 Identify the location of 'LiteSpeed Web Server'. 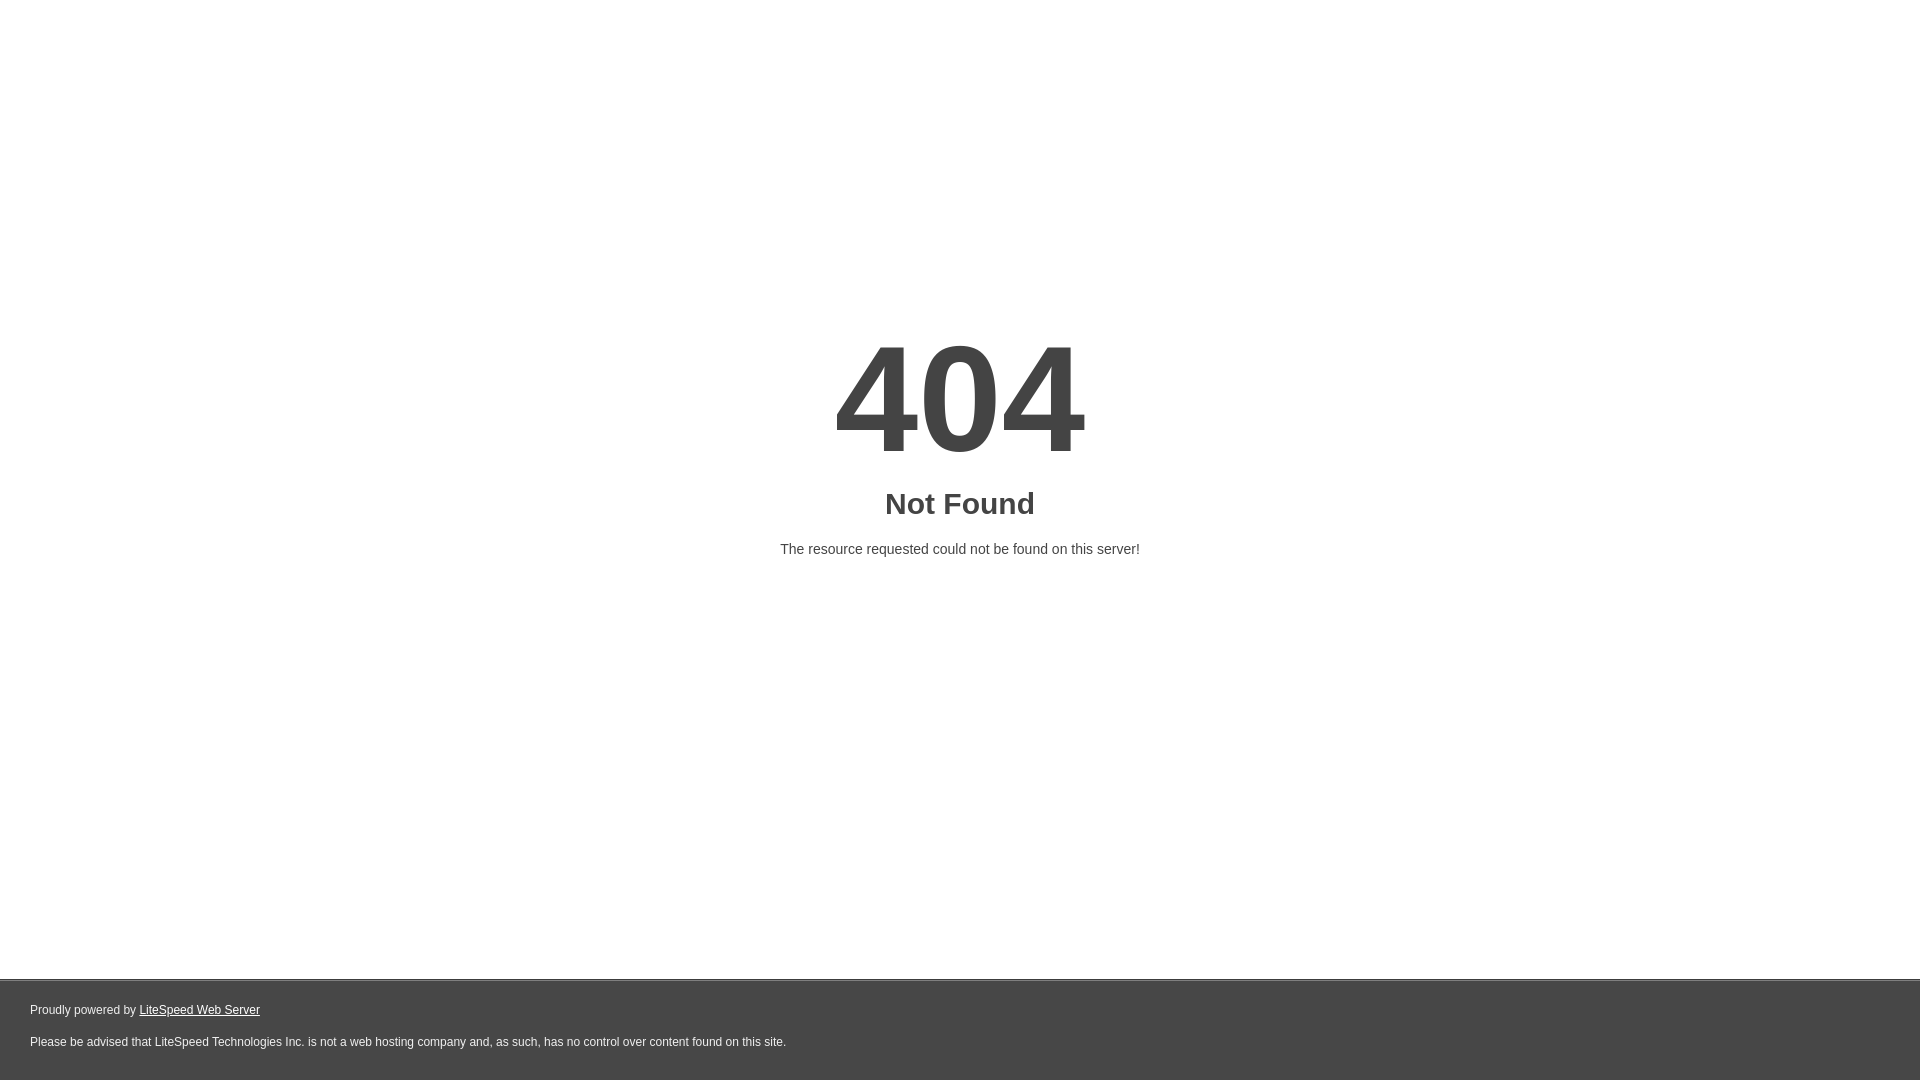
(199, 1010).